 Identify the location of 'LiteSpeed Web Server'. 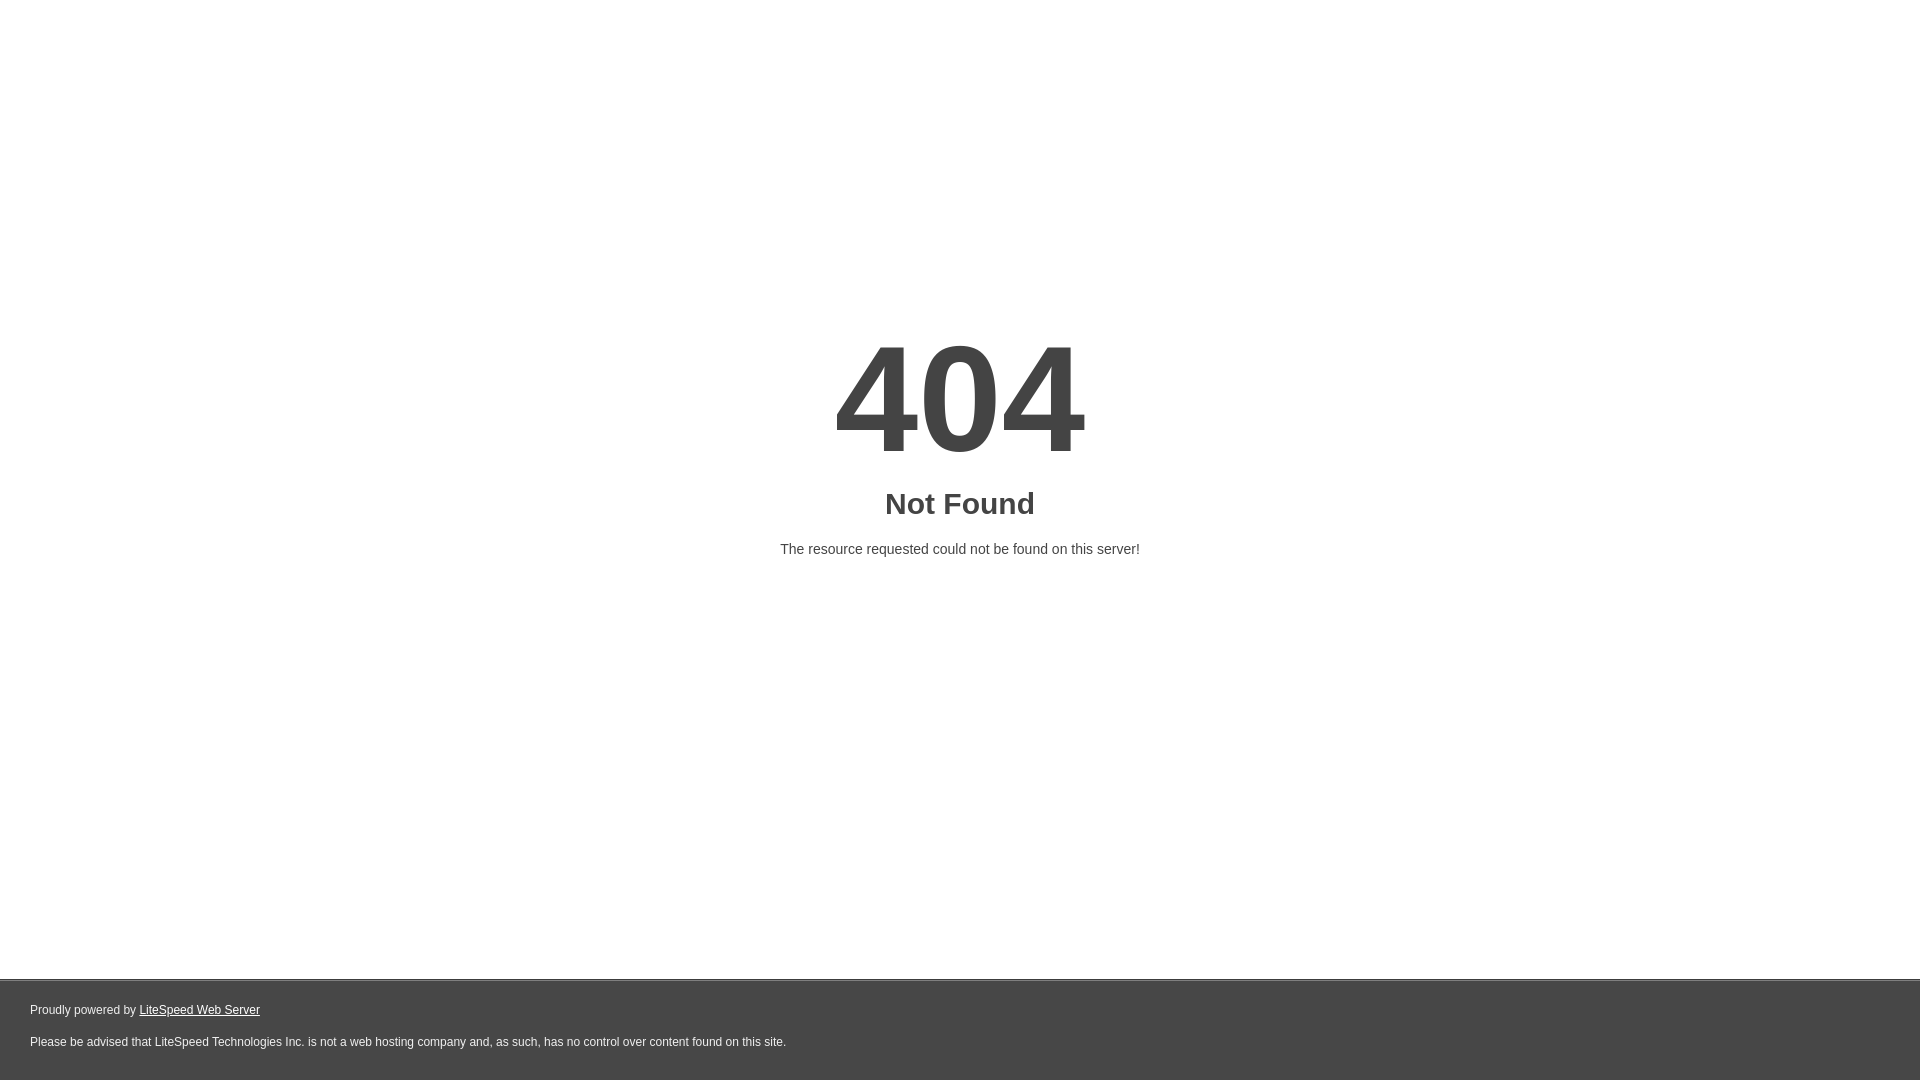
(199, 1010).